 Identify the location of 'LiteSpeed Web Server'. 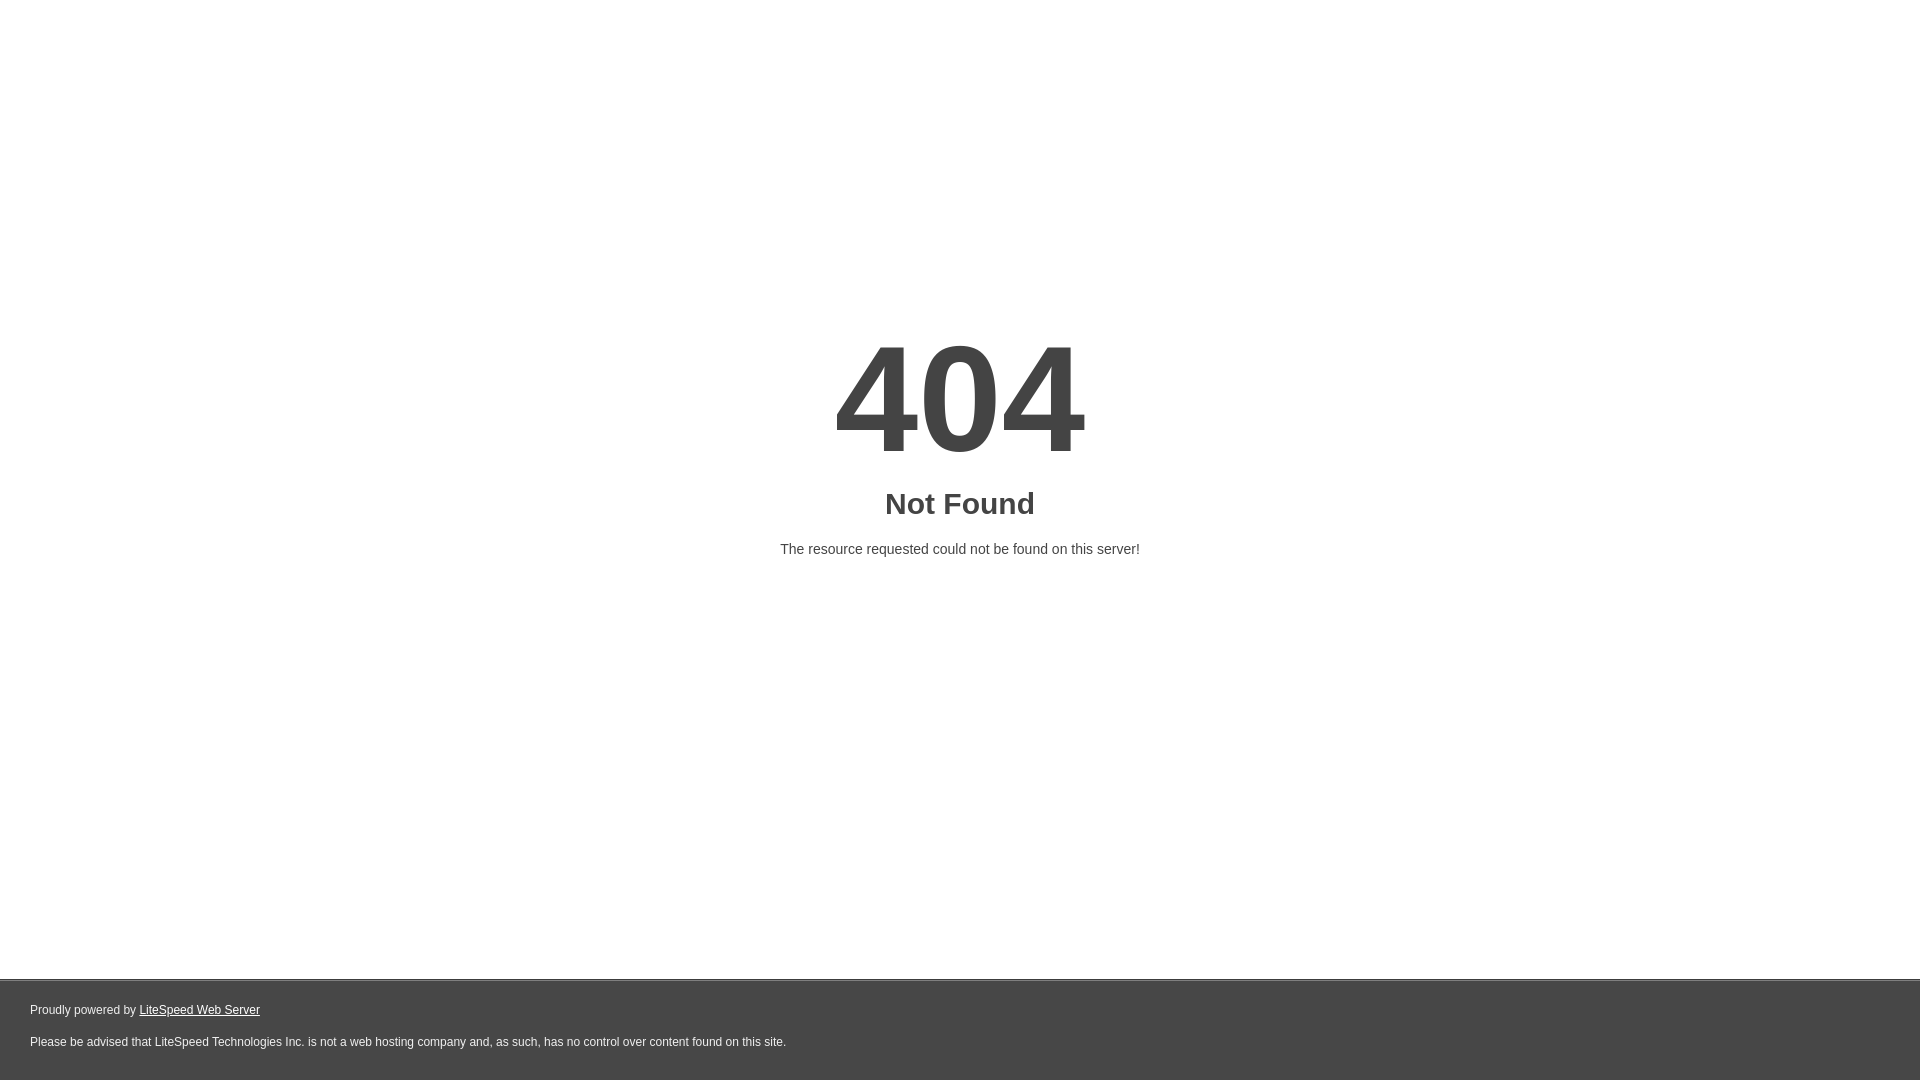
(199, 1010).